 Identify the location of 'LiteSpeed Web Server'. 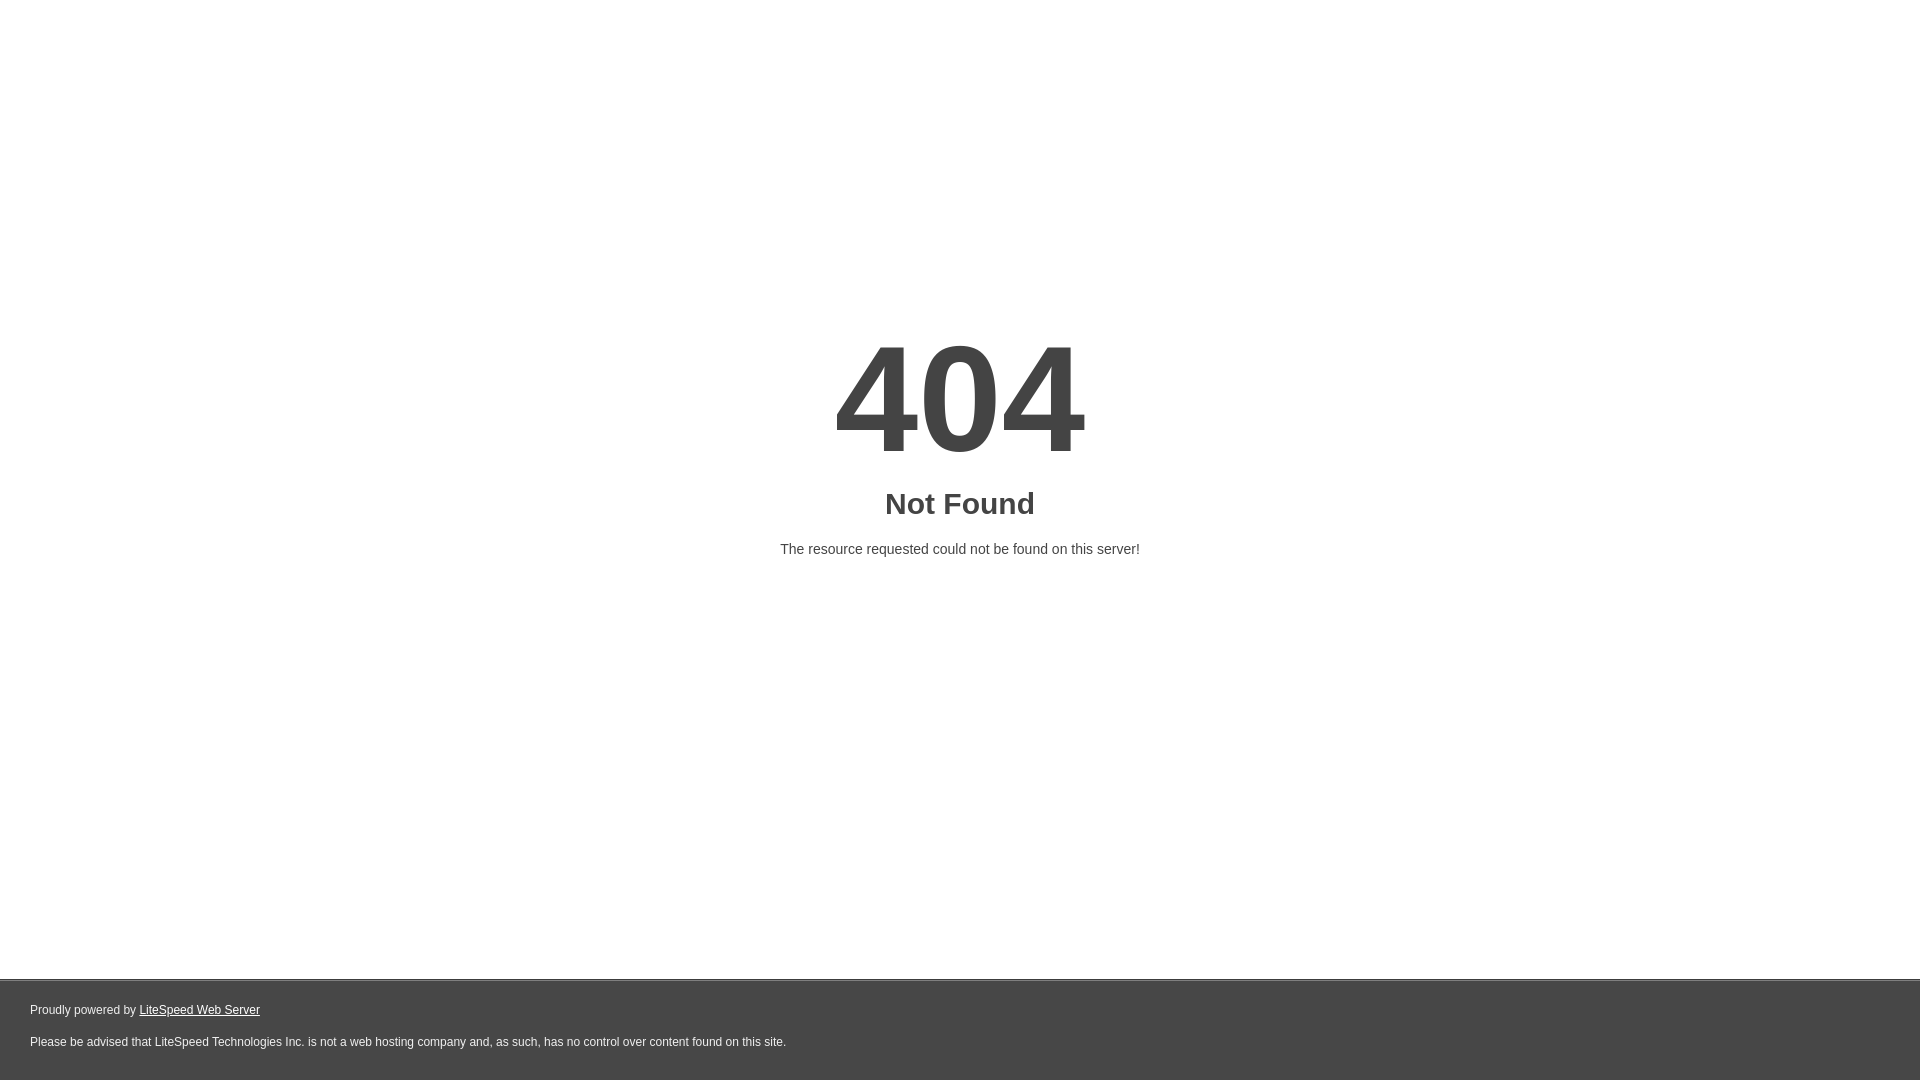
(199, 1010).